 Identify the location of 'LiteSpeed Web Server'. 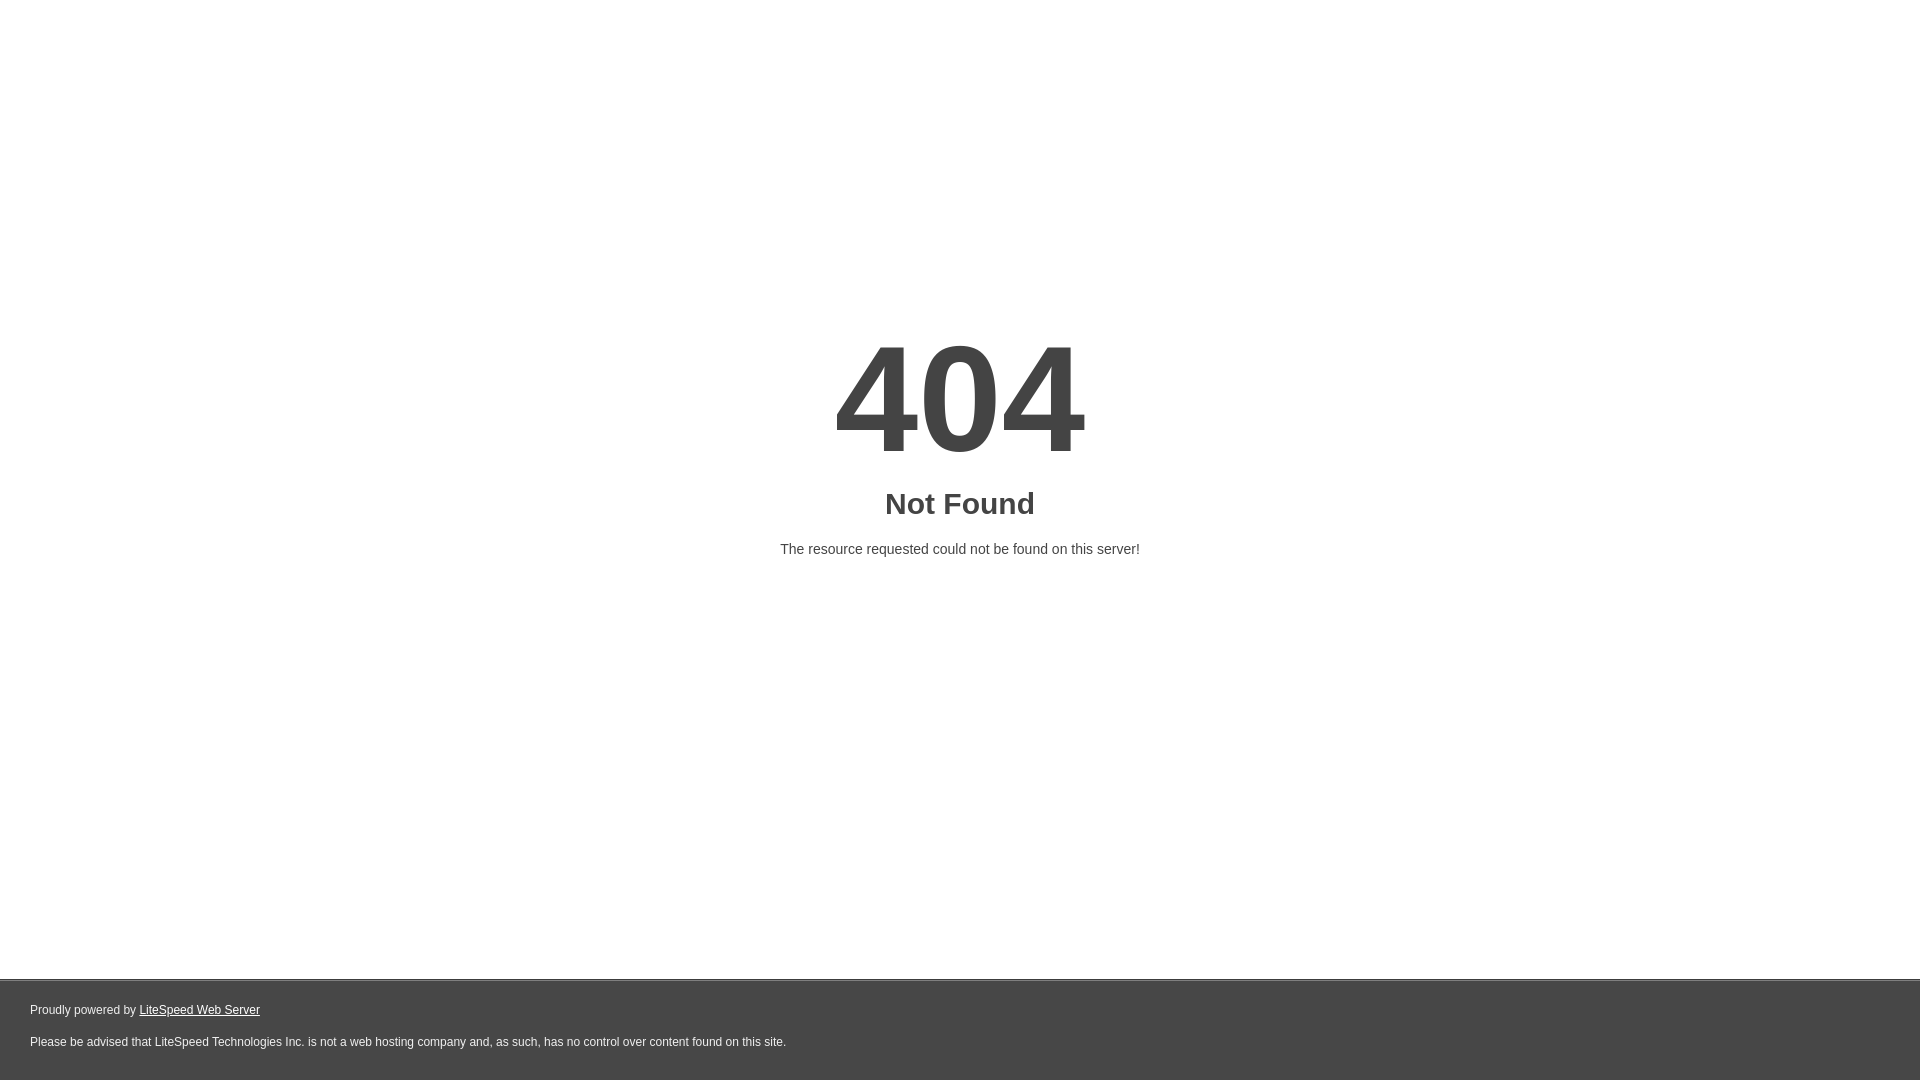
(199, 1010).